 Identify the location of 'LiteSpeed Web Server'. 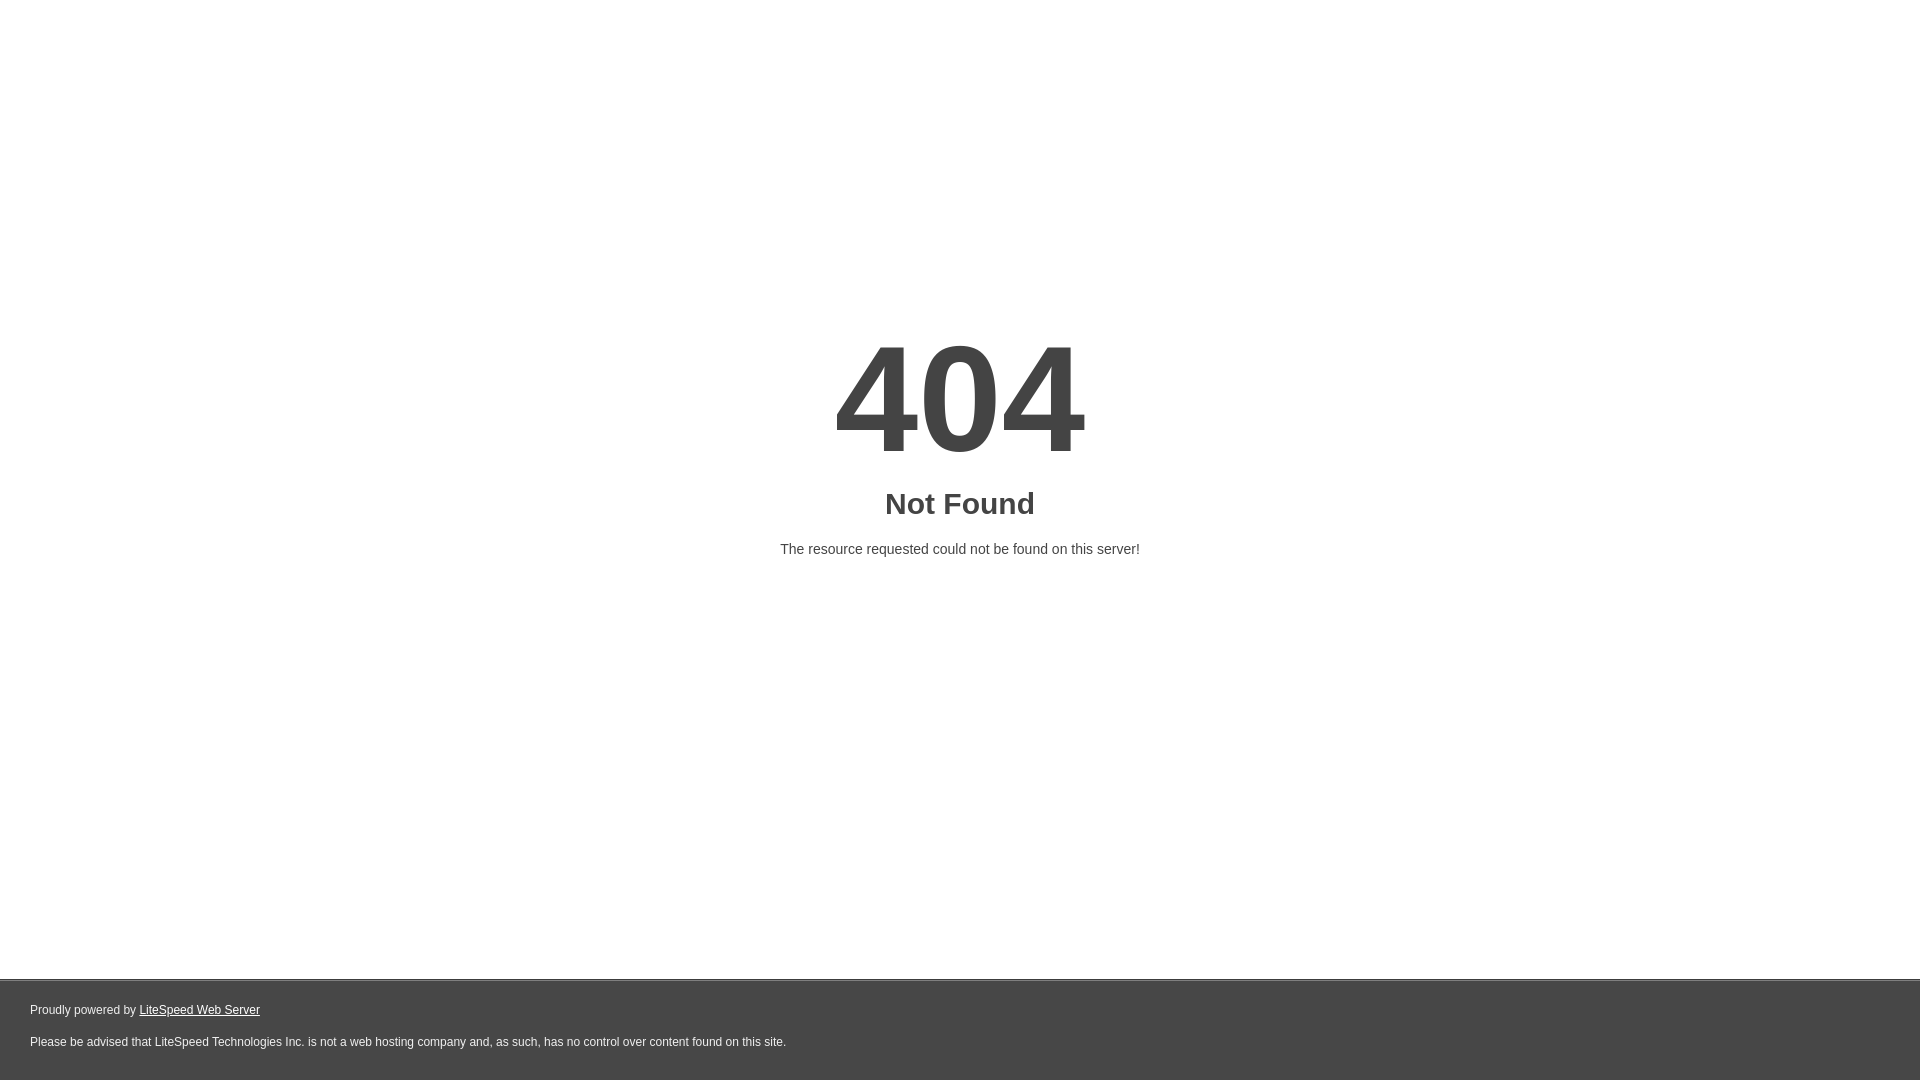
(199, 1010).